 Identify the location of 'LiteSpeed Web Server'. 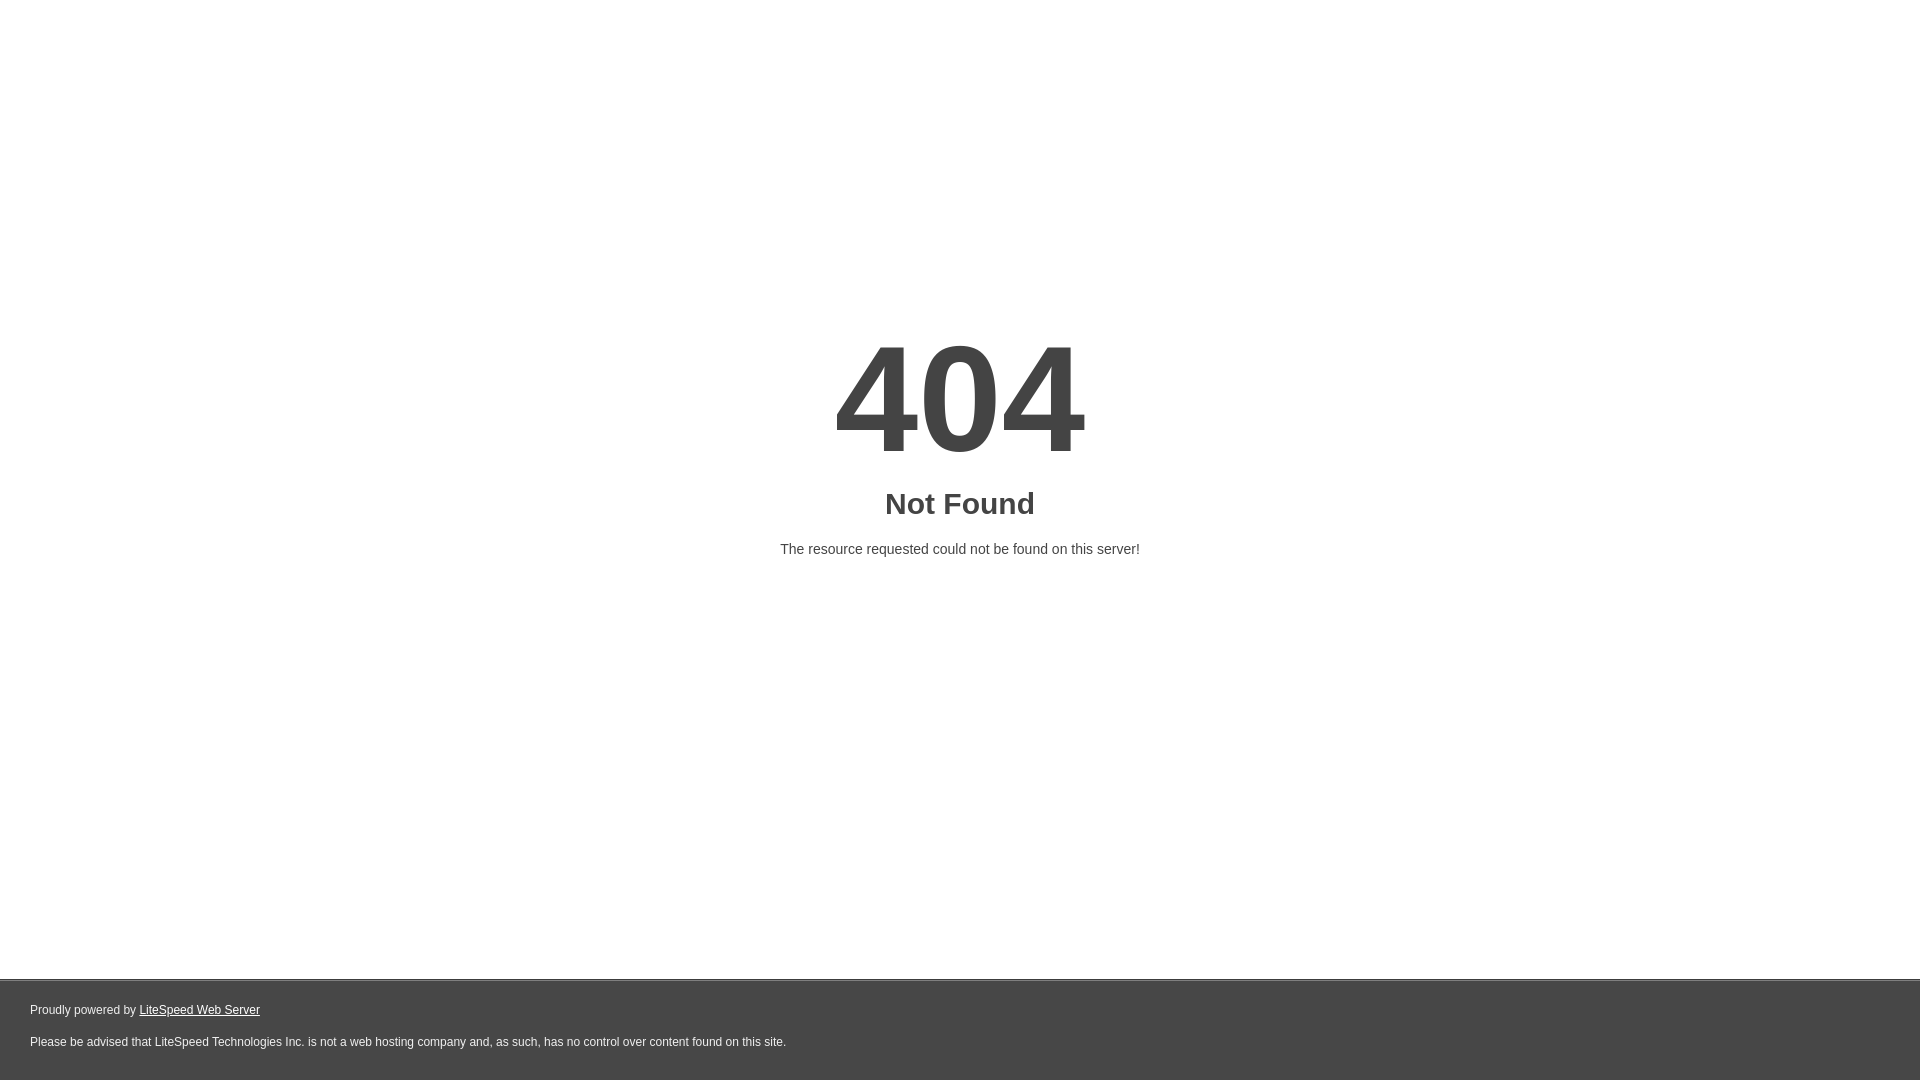
(199, 1010).